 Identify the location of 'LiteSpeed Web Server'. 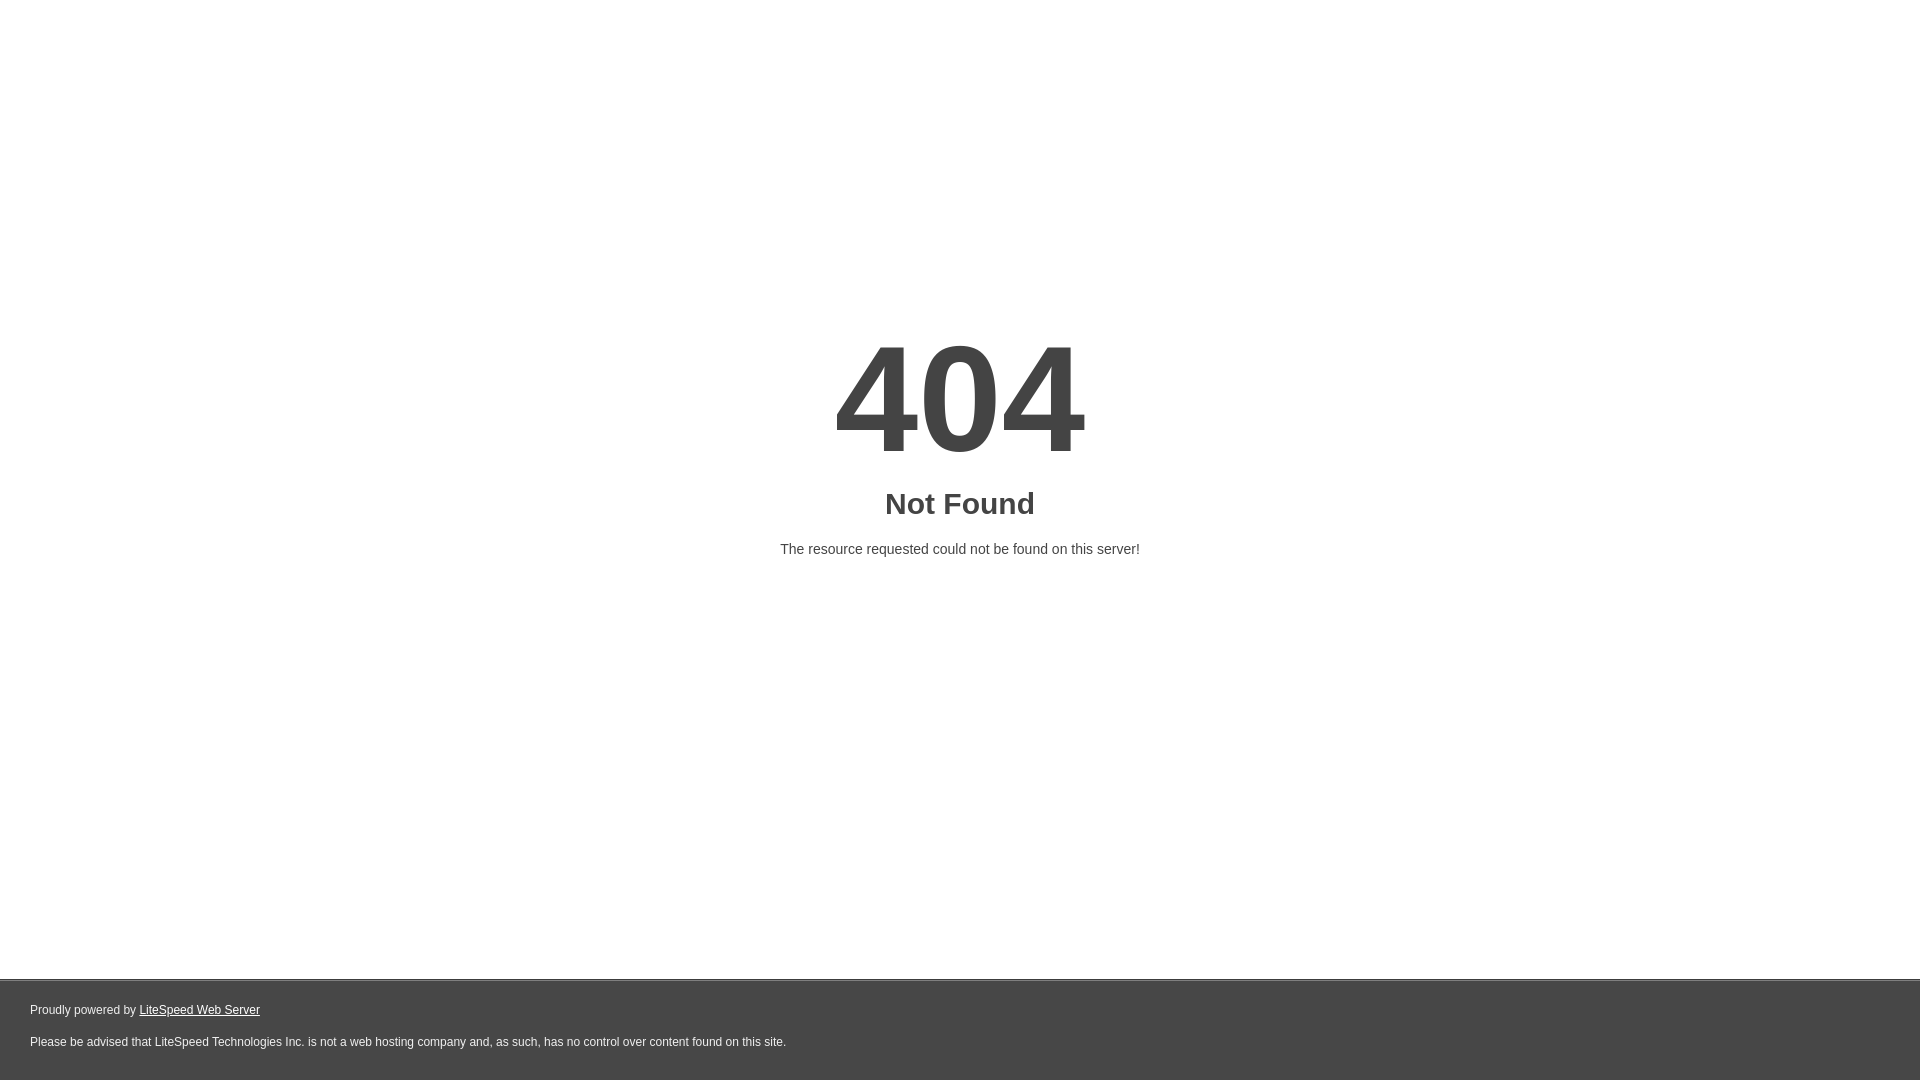
(199, 1010).